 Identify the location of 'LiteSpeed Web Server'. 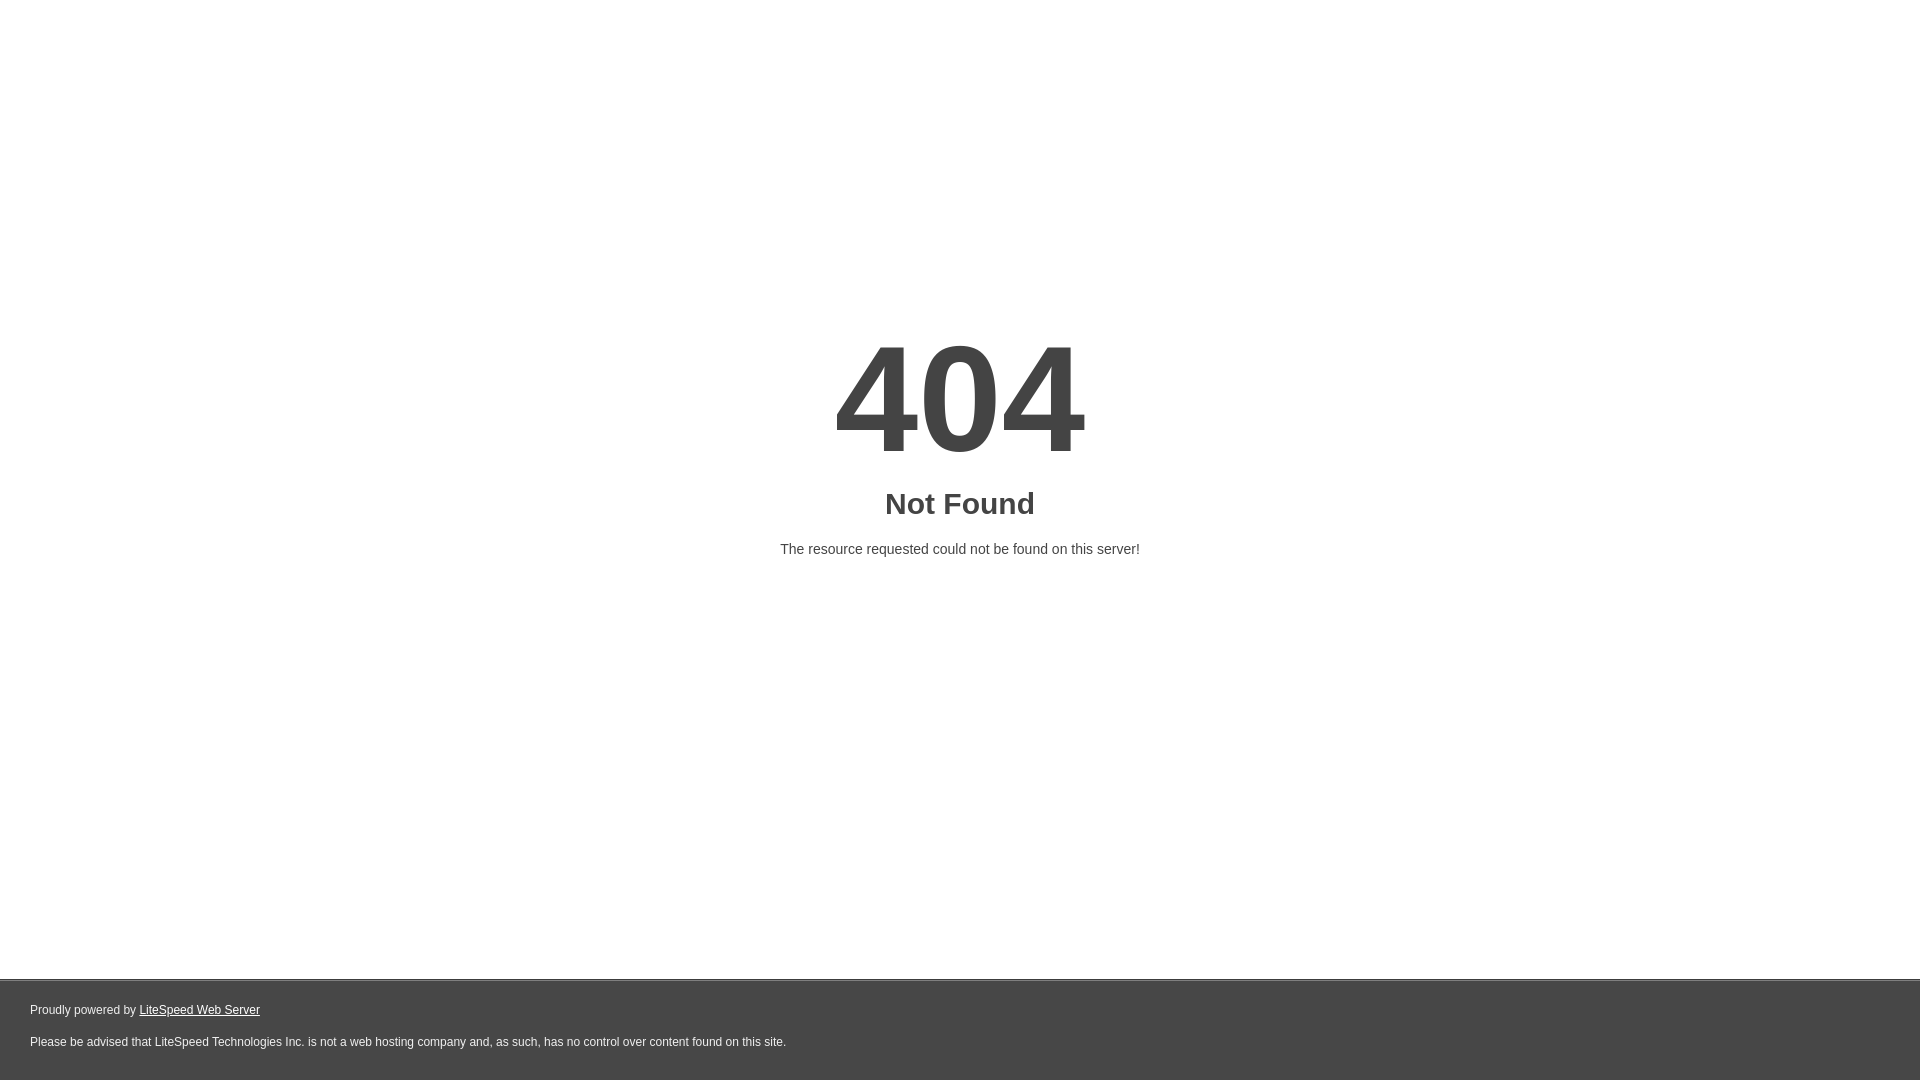
(199, 1010).